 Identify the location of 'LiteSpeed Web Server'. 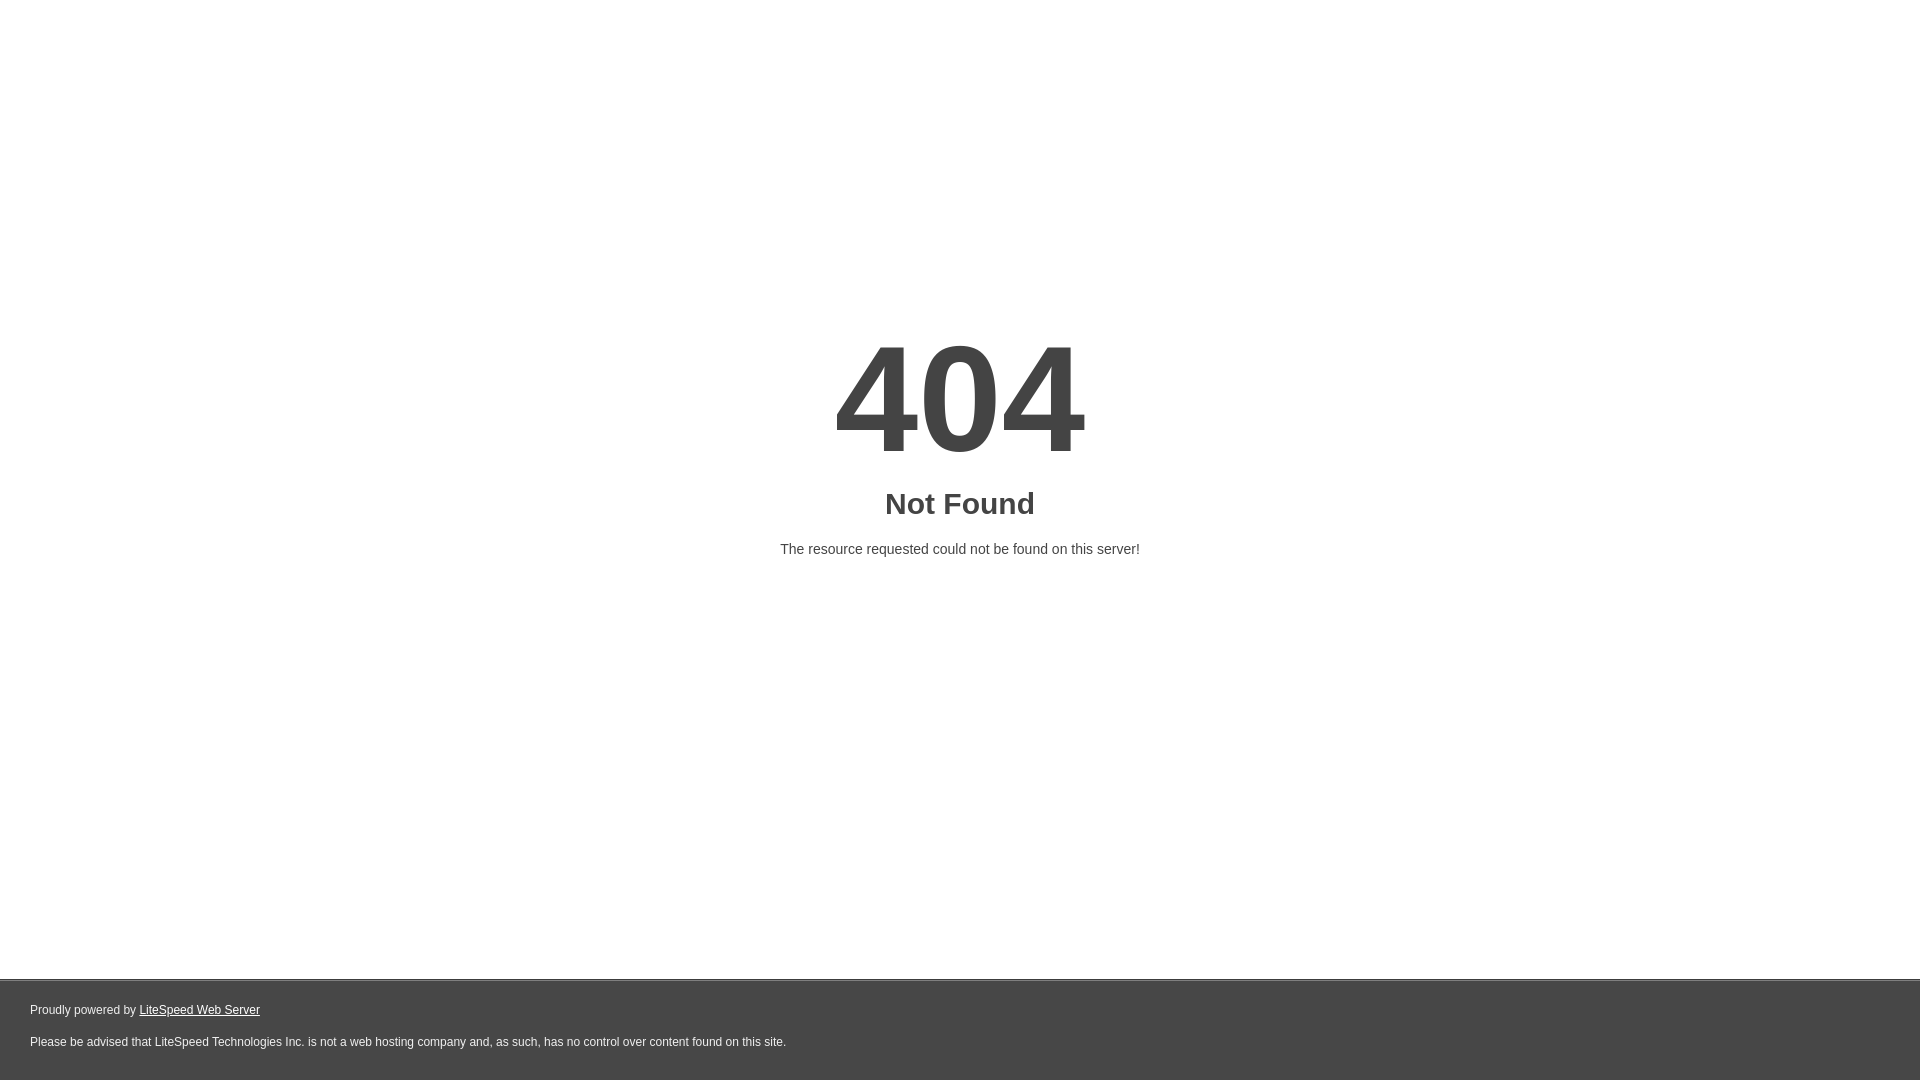
(199, 1010).